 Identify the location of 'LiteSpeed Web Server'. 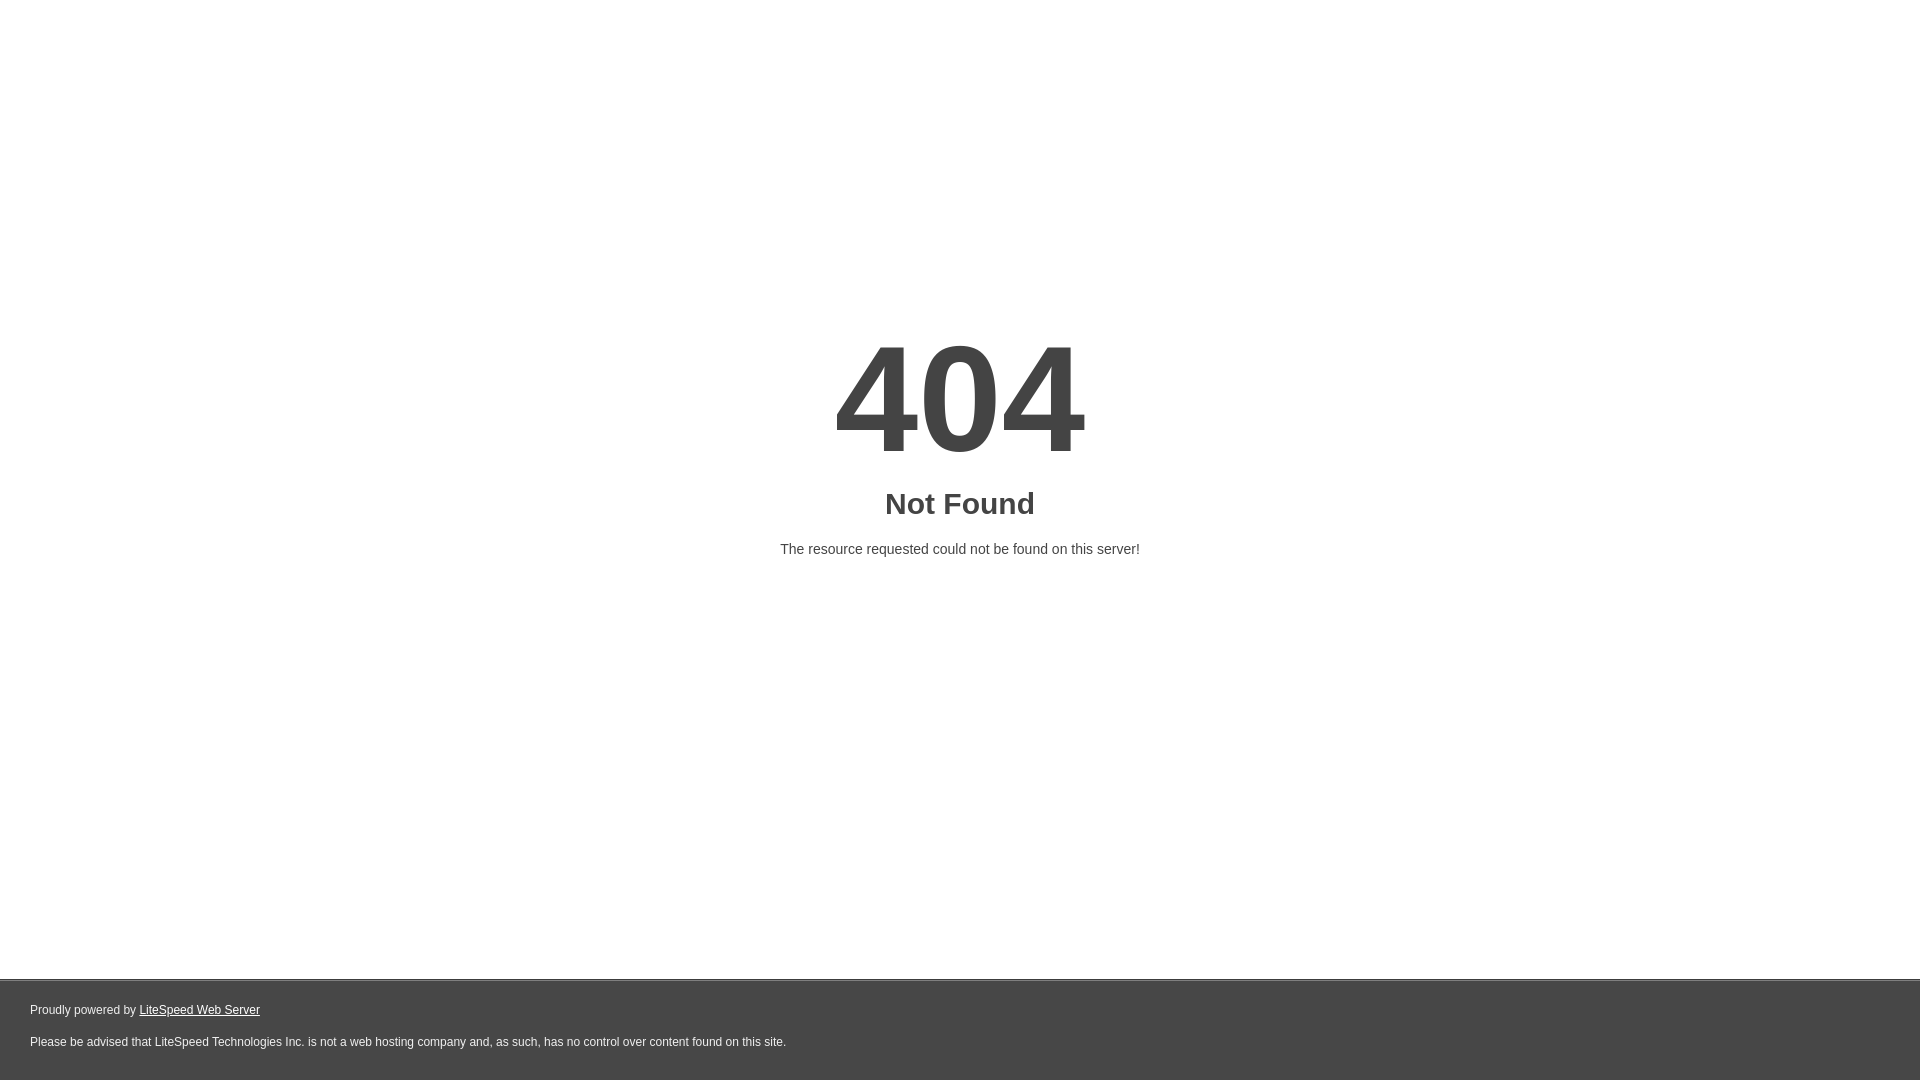
(199, 1010).